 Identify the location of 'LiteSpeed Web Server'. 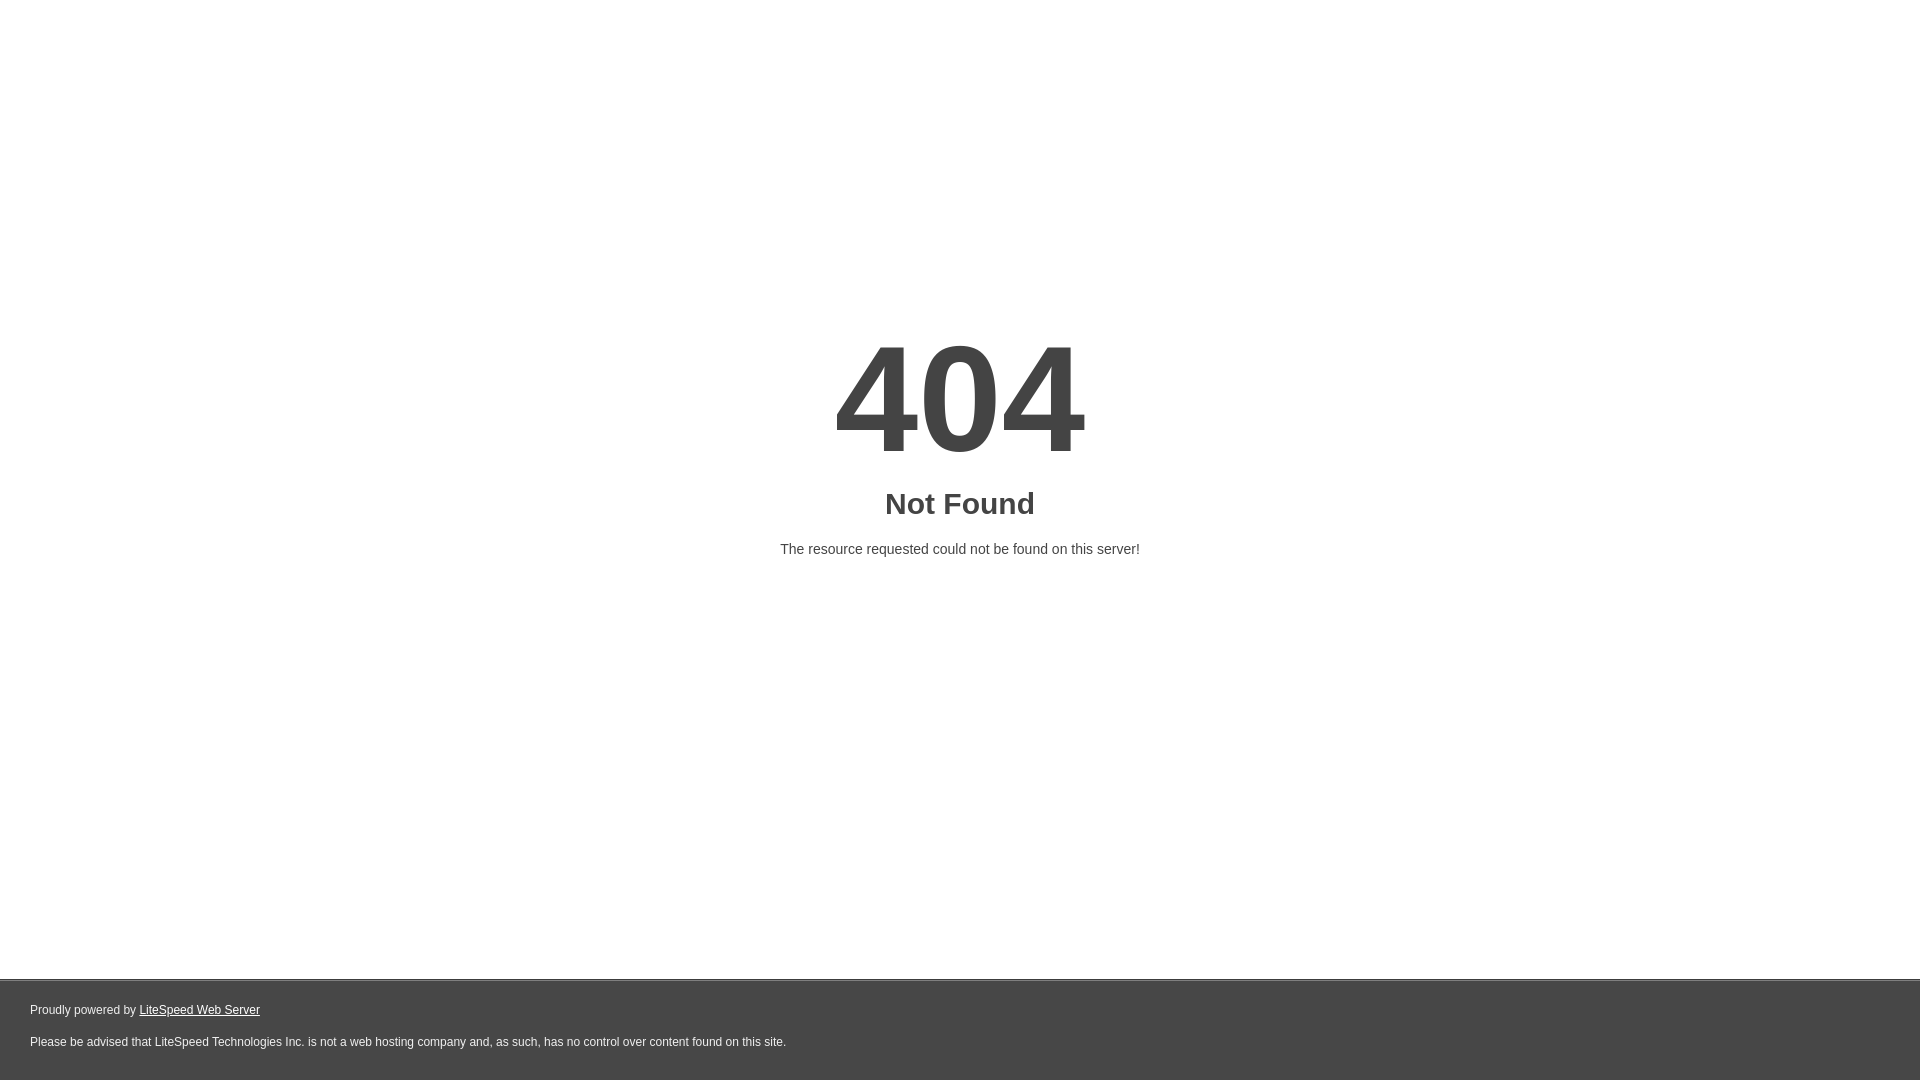
(199, 1010).